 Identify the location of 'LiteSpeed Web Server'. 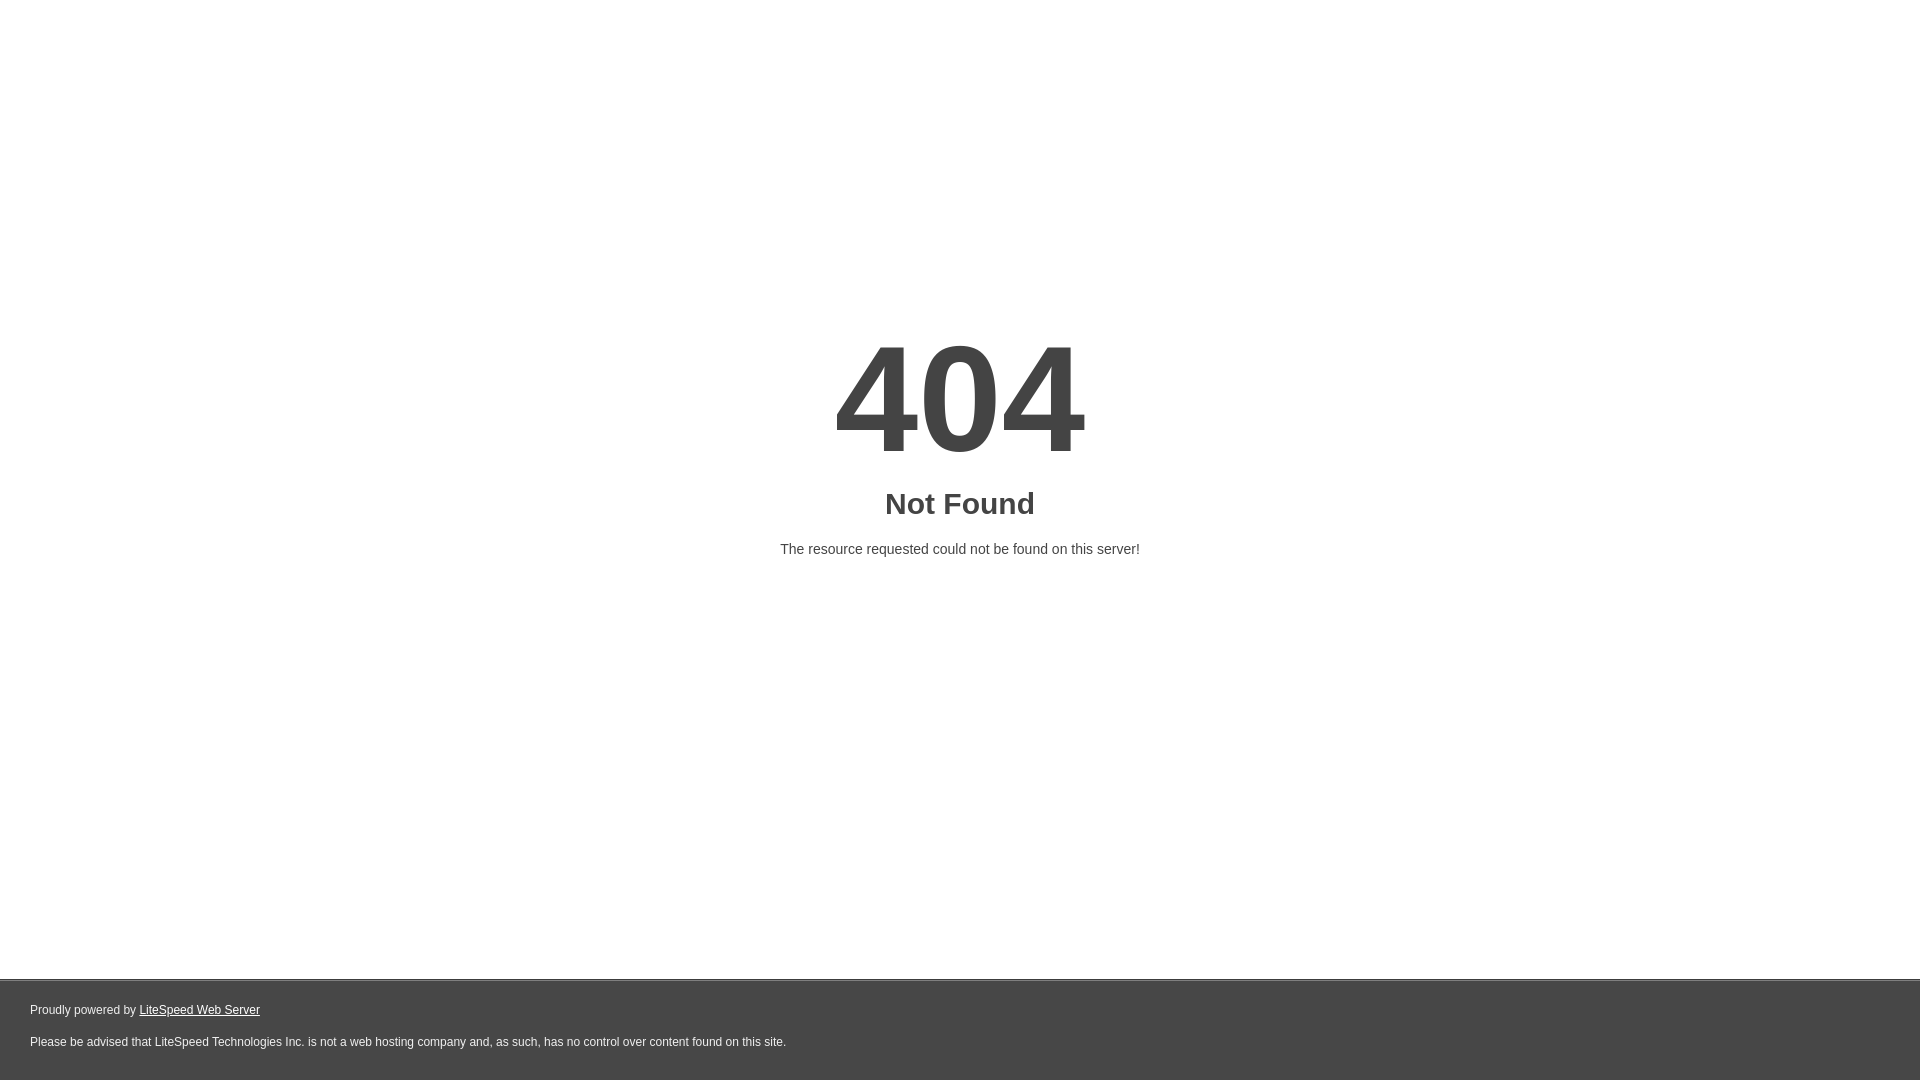
(199, 1010).